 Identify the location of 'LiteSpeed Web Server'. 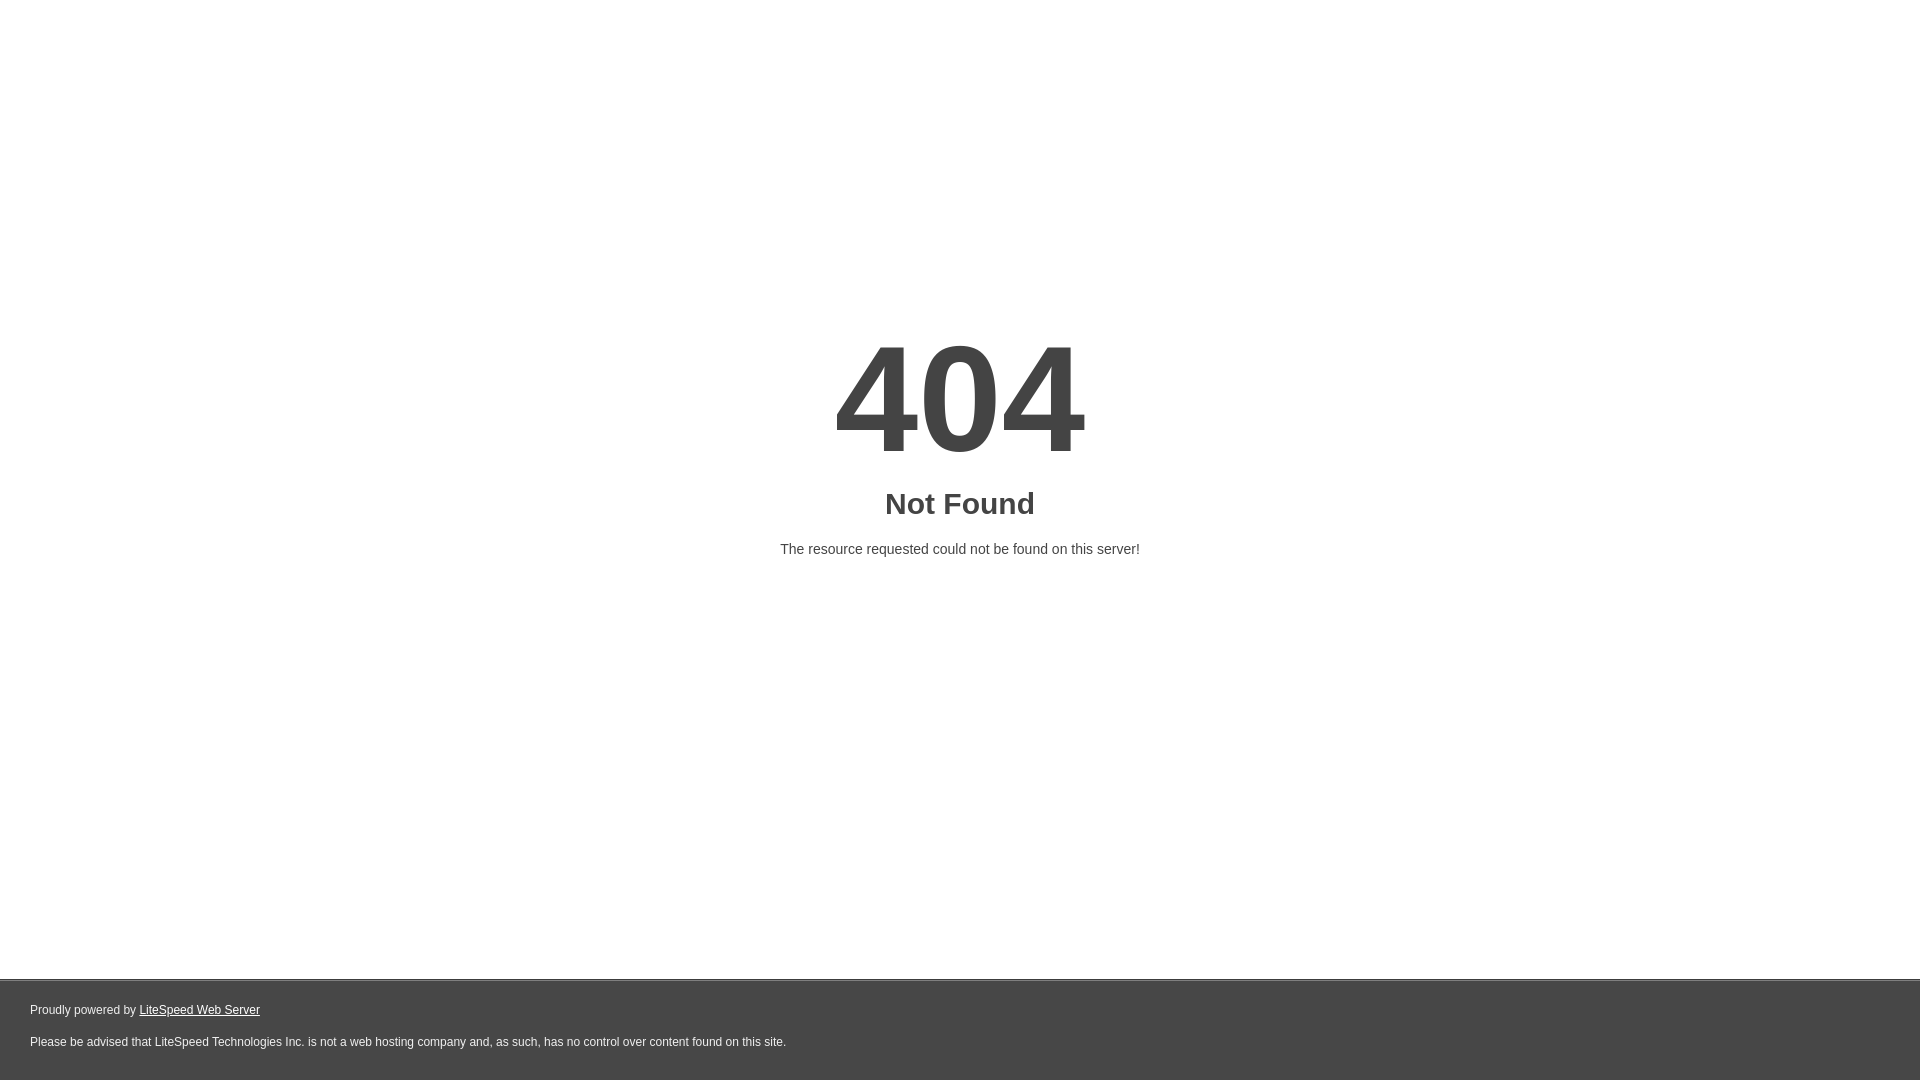
(199, 1010).